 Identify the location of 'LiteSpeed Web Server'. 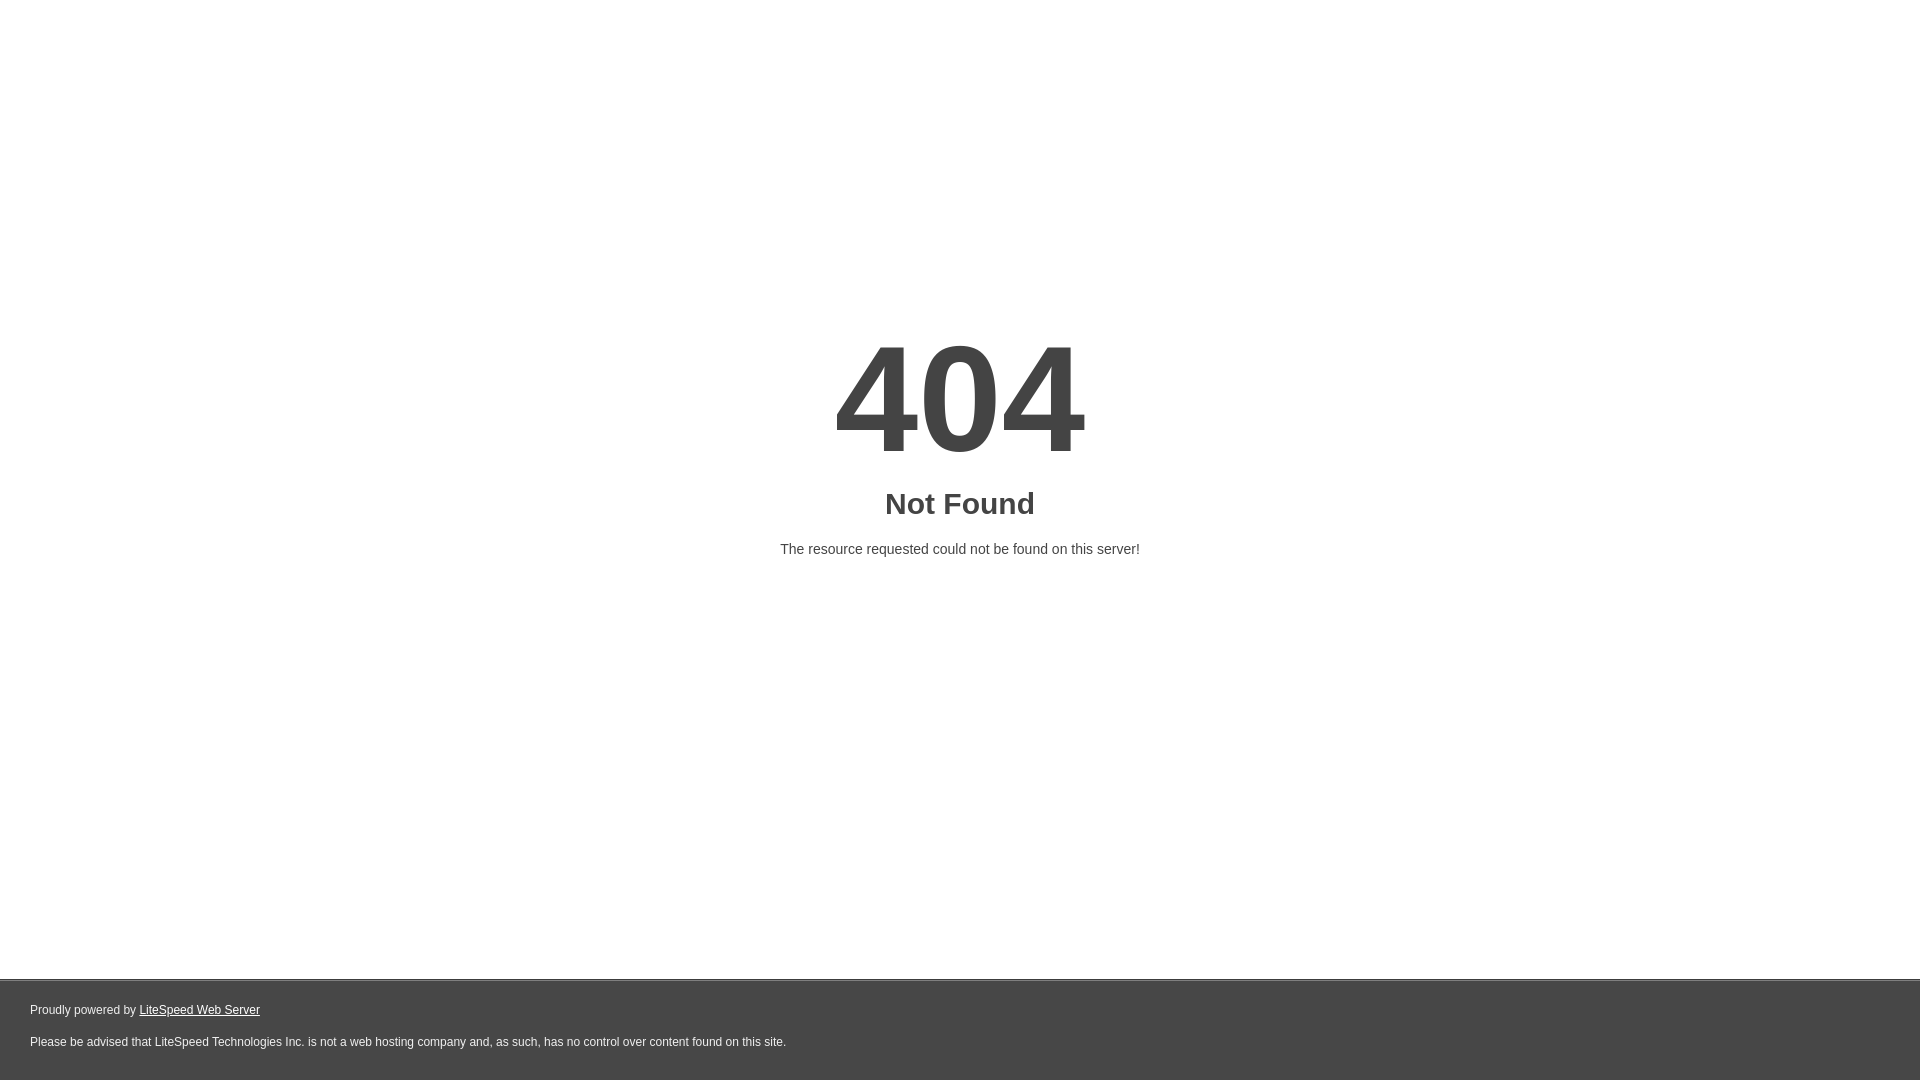
(199, 1010).